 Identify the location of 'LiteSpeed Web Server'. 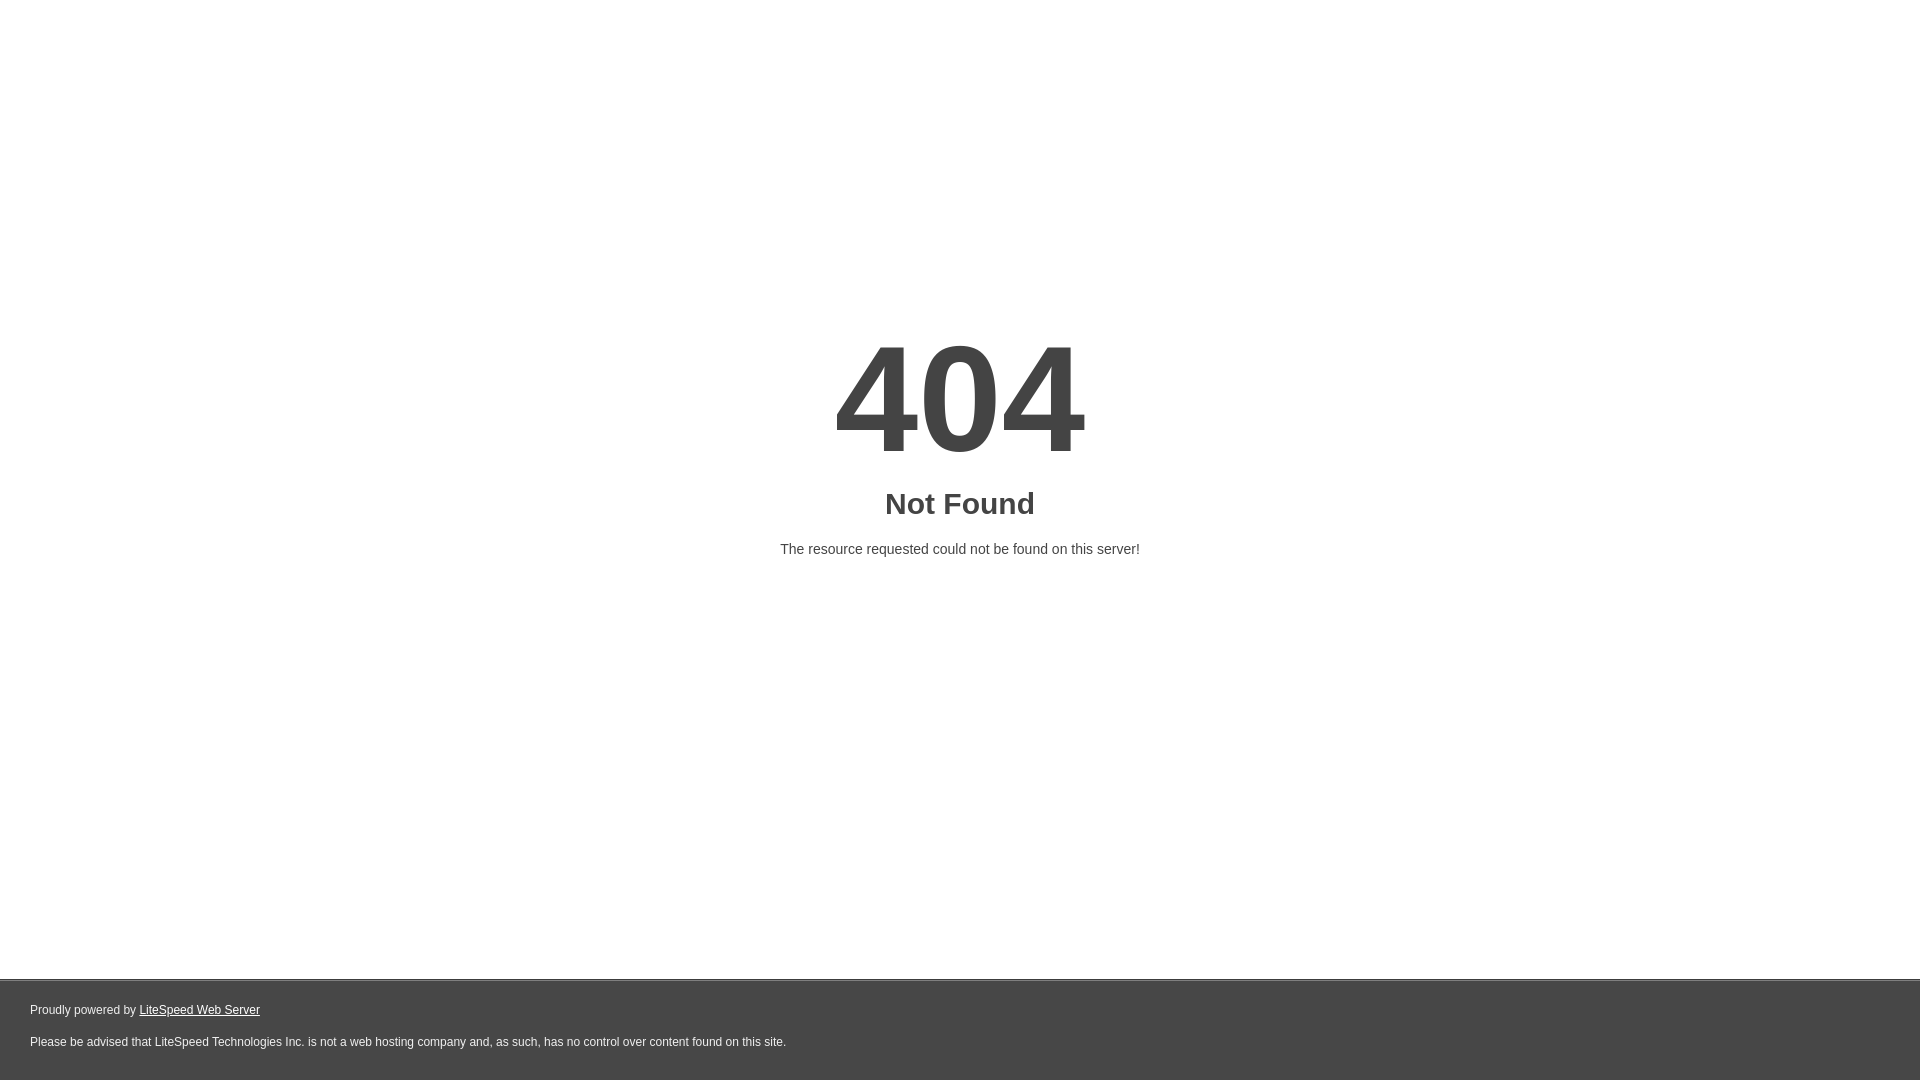
(199, 1010).